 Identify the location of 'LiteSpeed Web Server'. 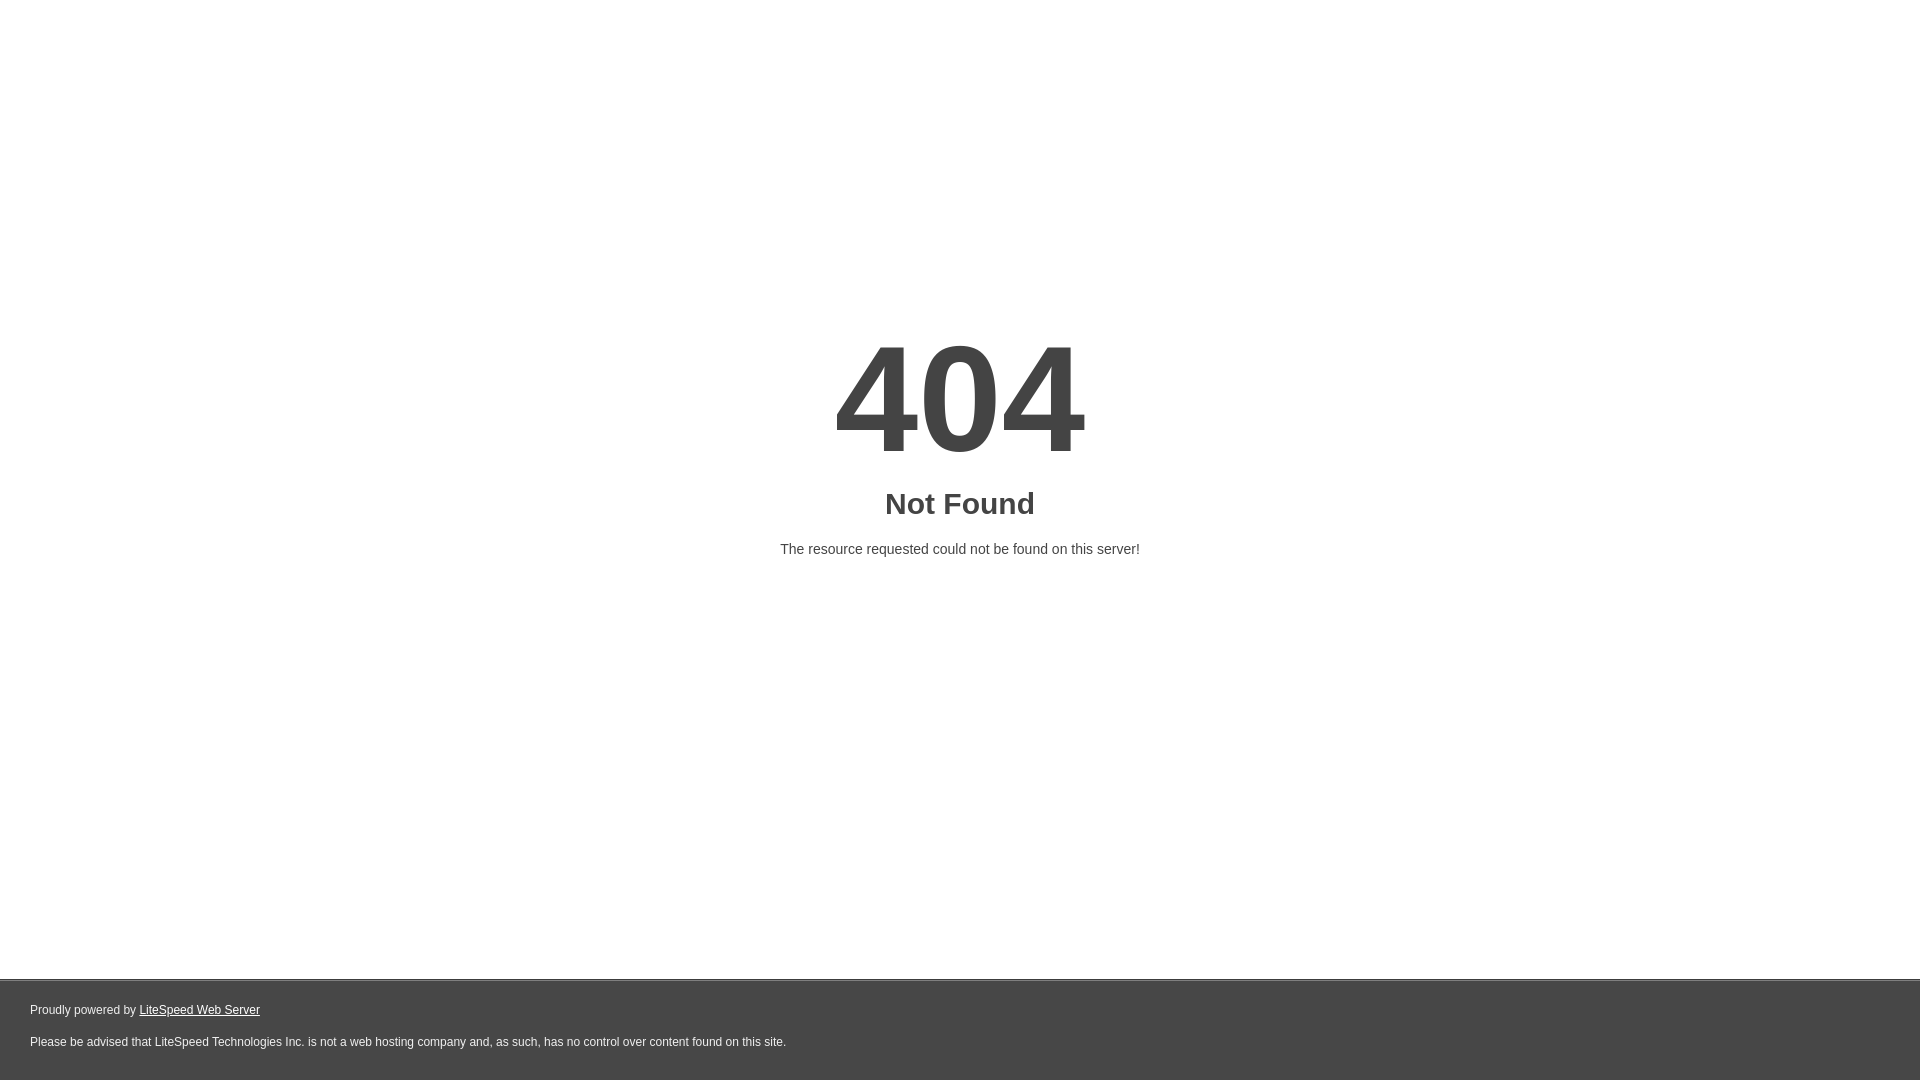
(199, 1010).